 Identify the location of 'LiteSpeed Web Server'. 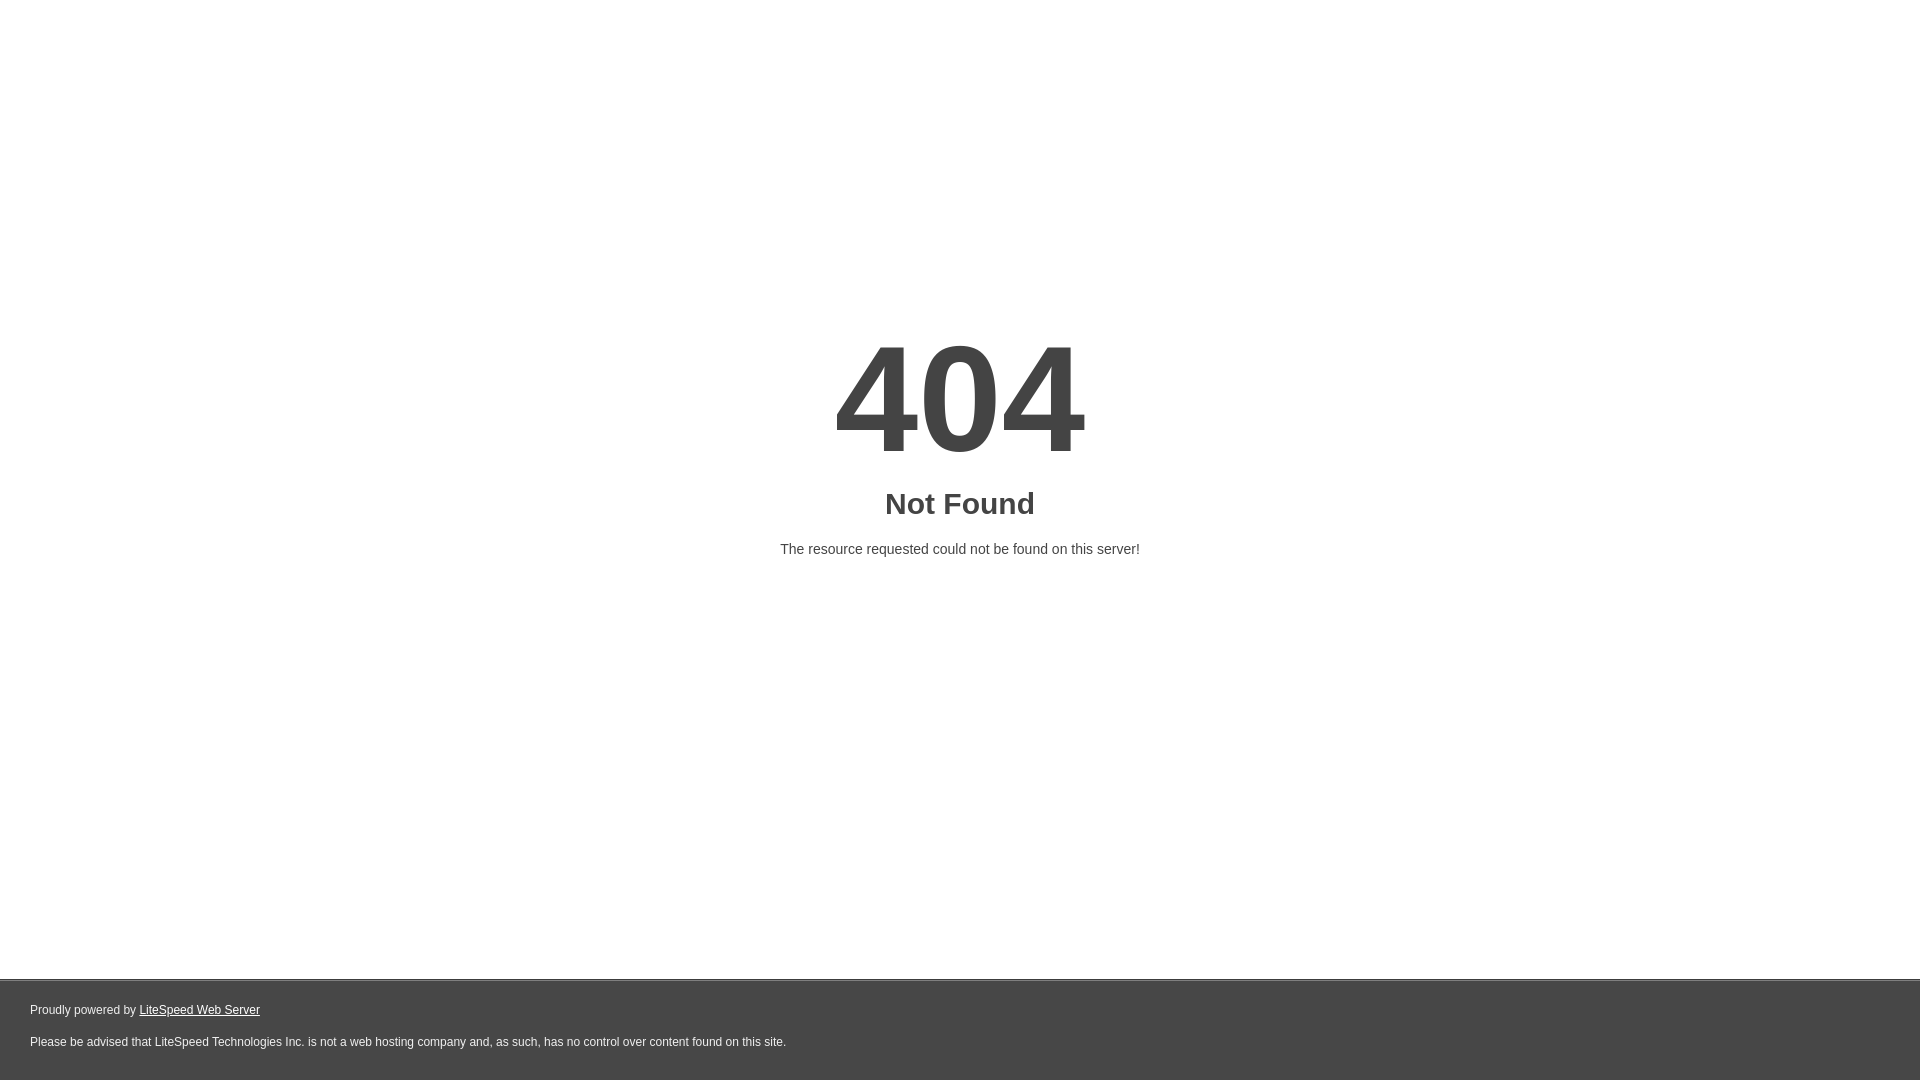
(199, 1010).